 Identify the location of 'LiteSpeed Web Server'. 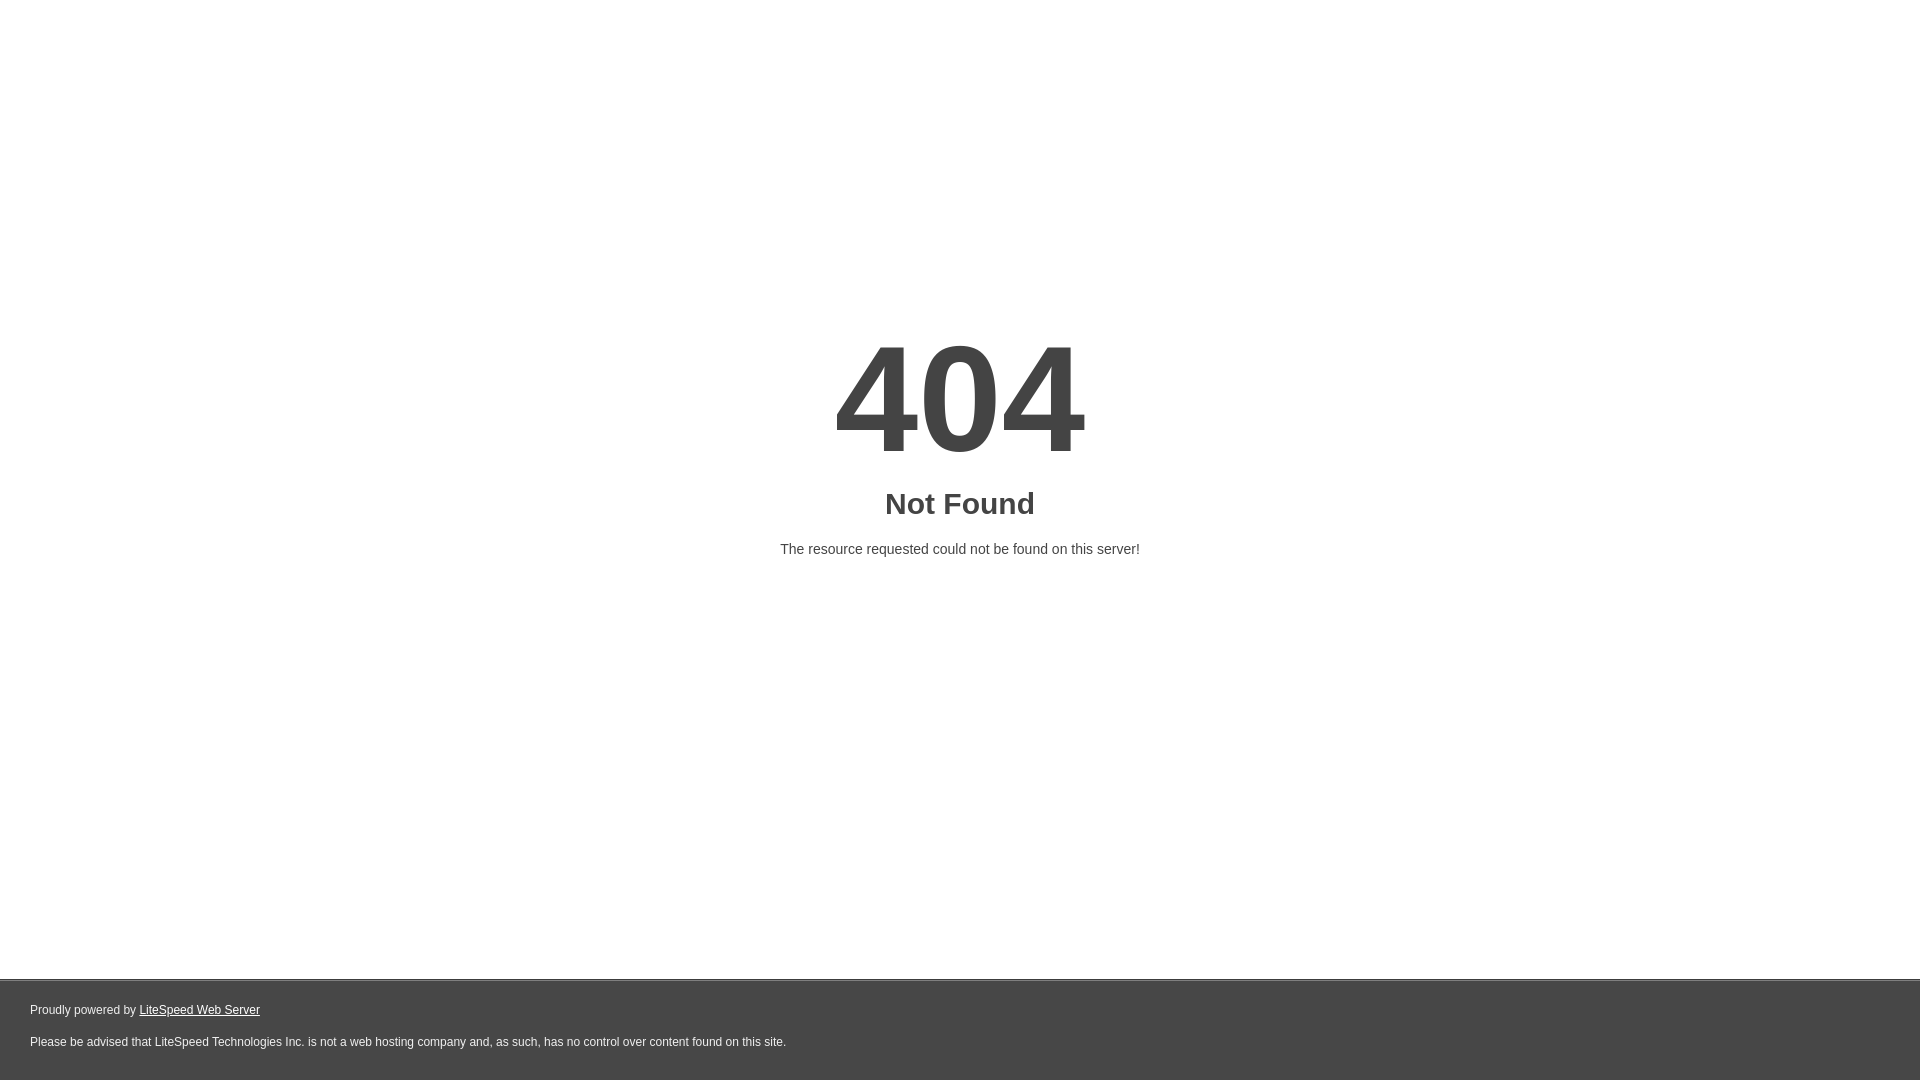
(199, 1010).